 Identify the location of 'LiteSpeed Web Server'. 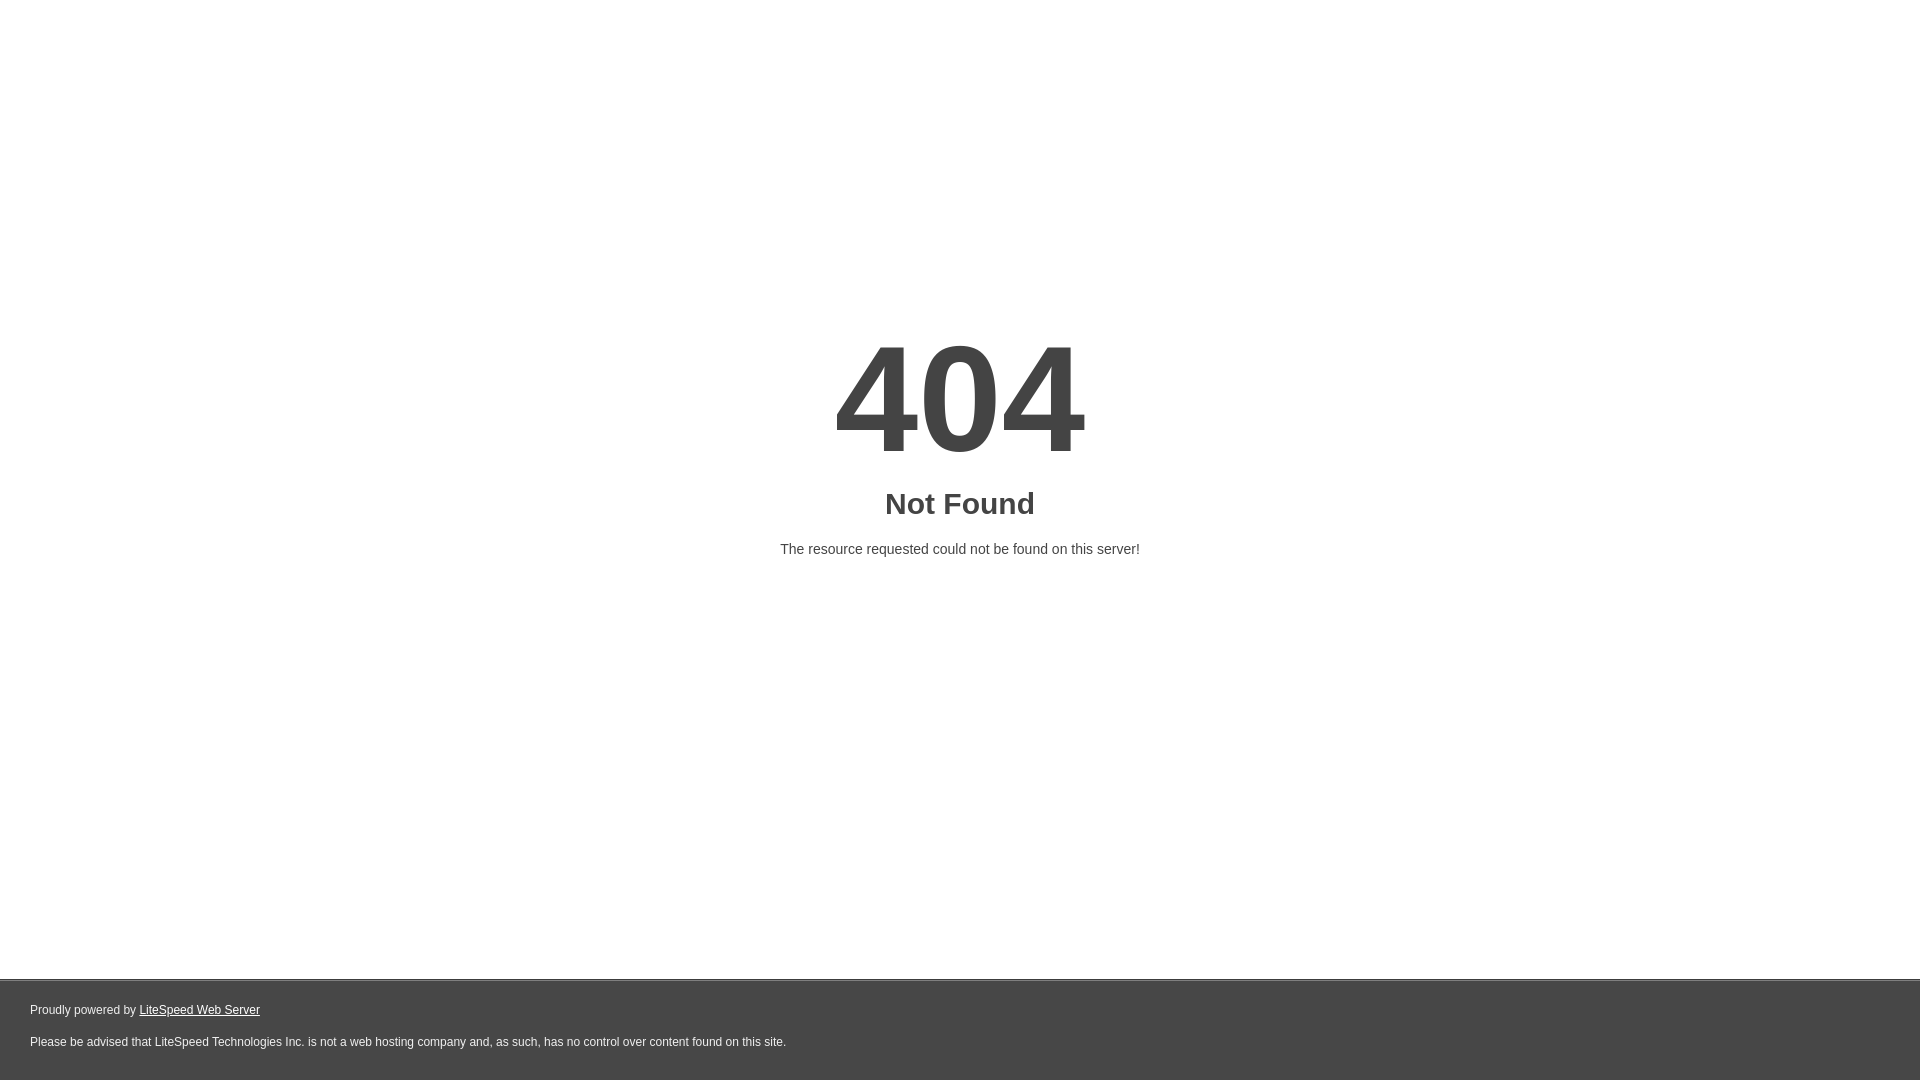
(199, 1010).